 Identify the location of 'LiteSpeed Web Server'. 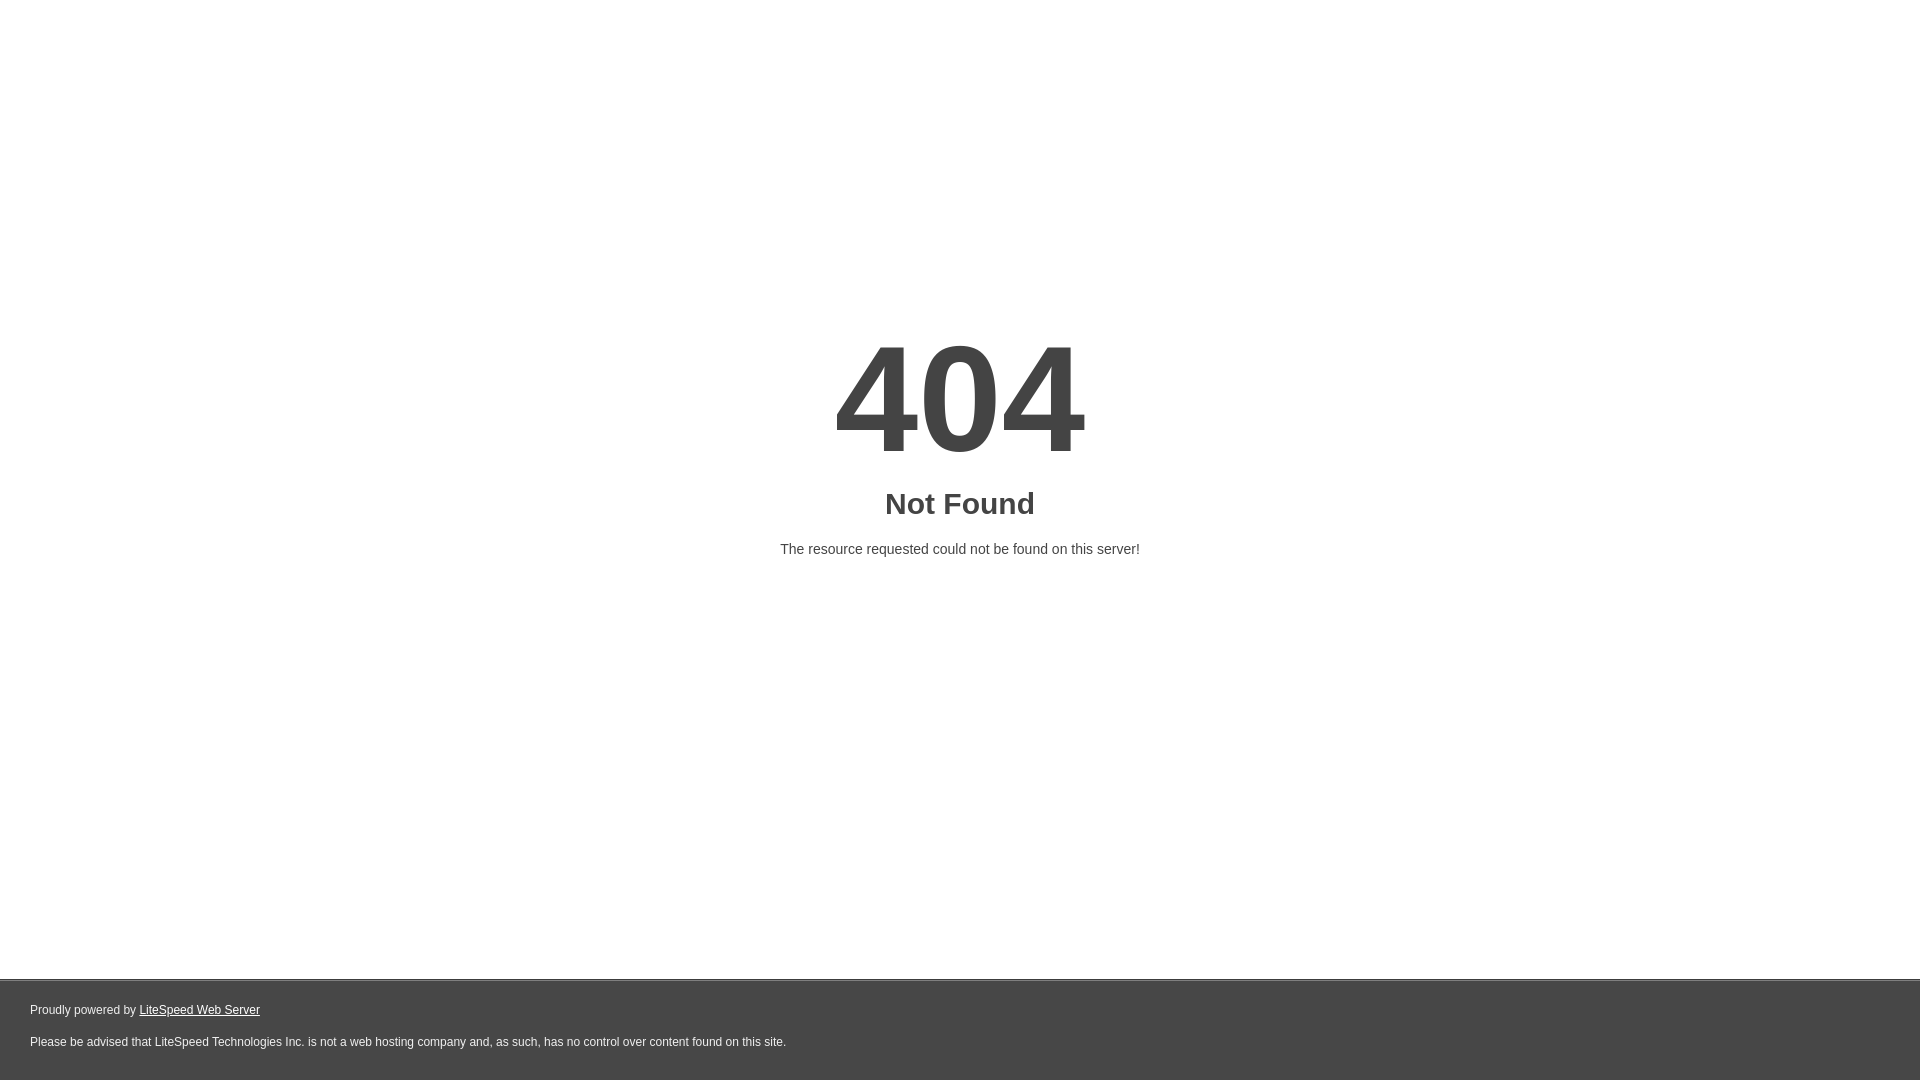
(199, 1010).